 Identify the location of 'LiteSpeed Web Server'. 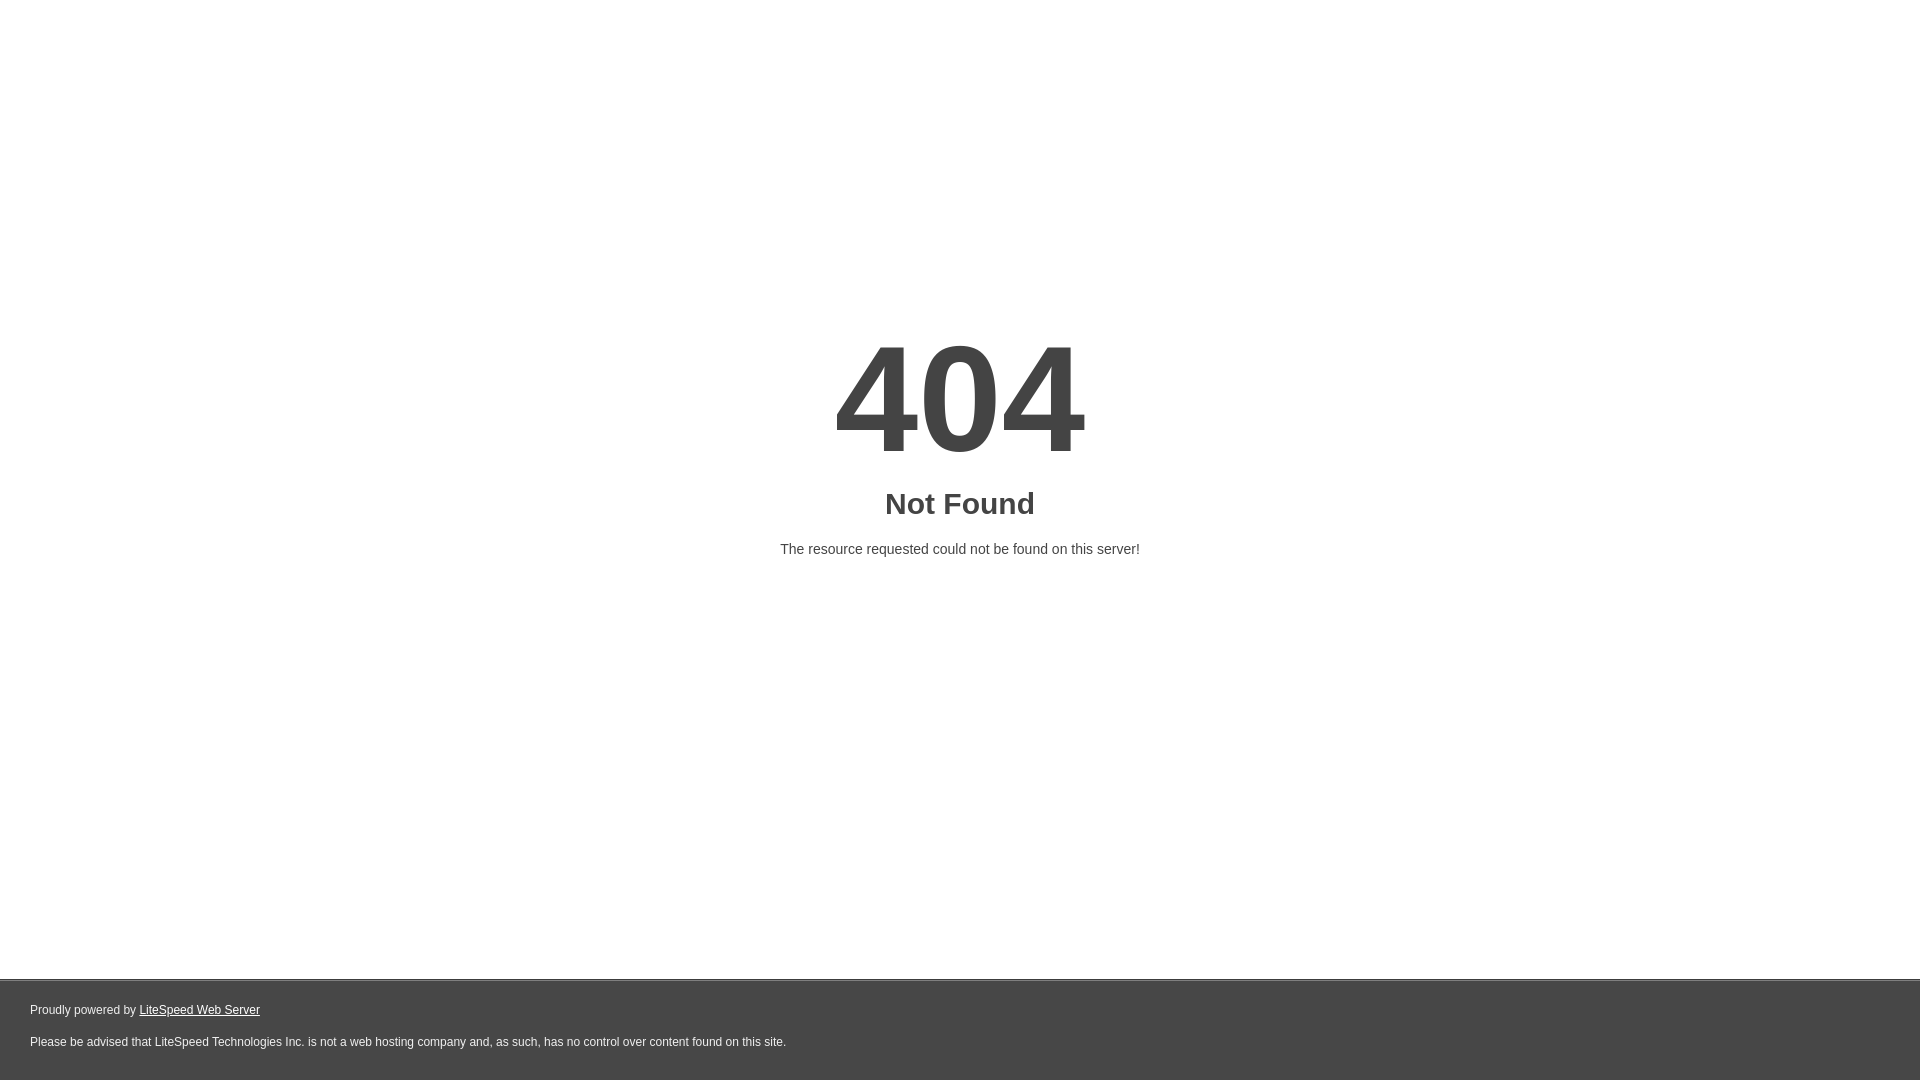
(199, 1010).